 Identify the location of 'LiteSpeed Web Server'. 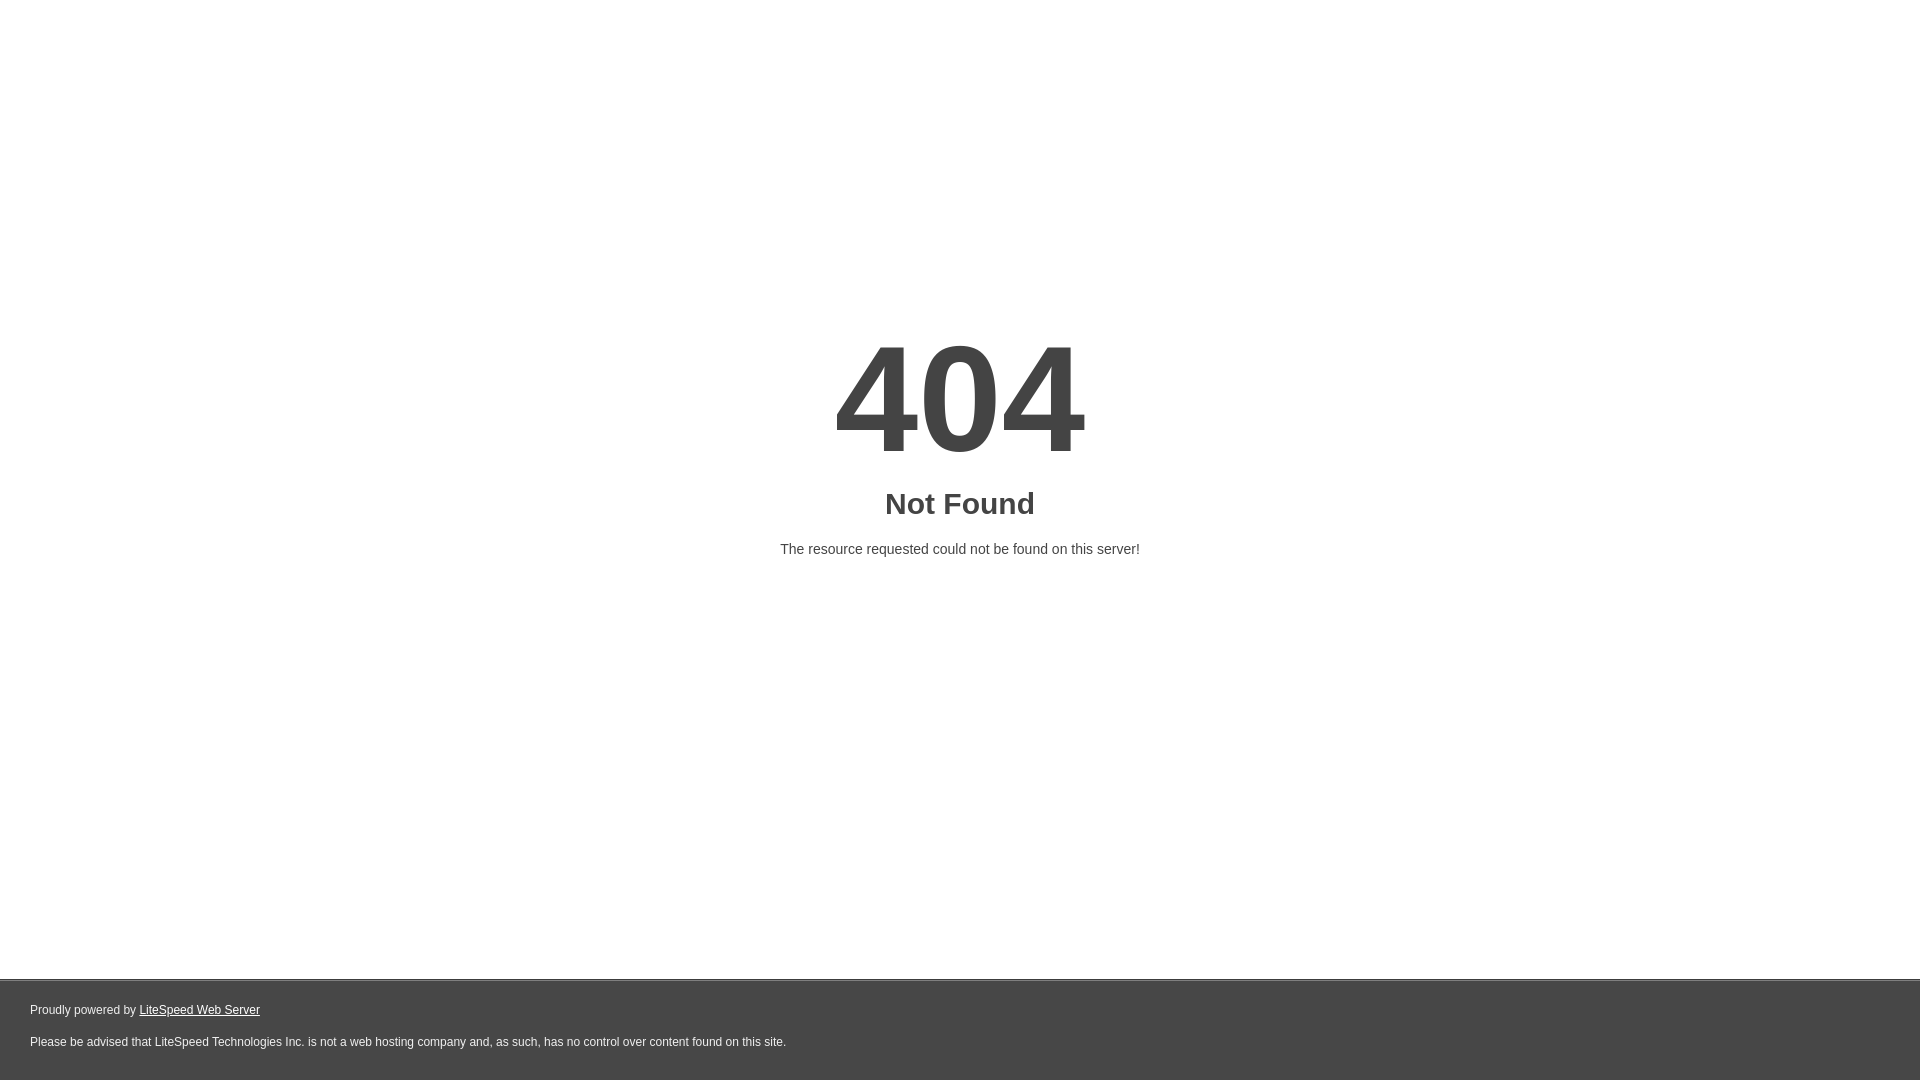
(199, 1010).